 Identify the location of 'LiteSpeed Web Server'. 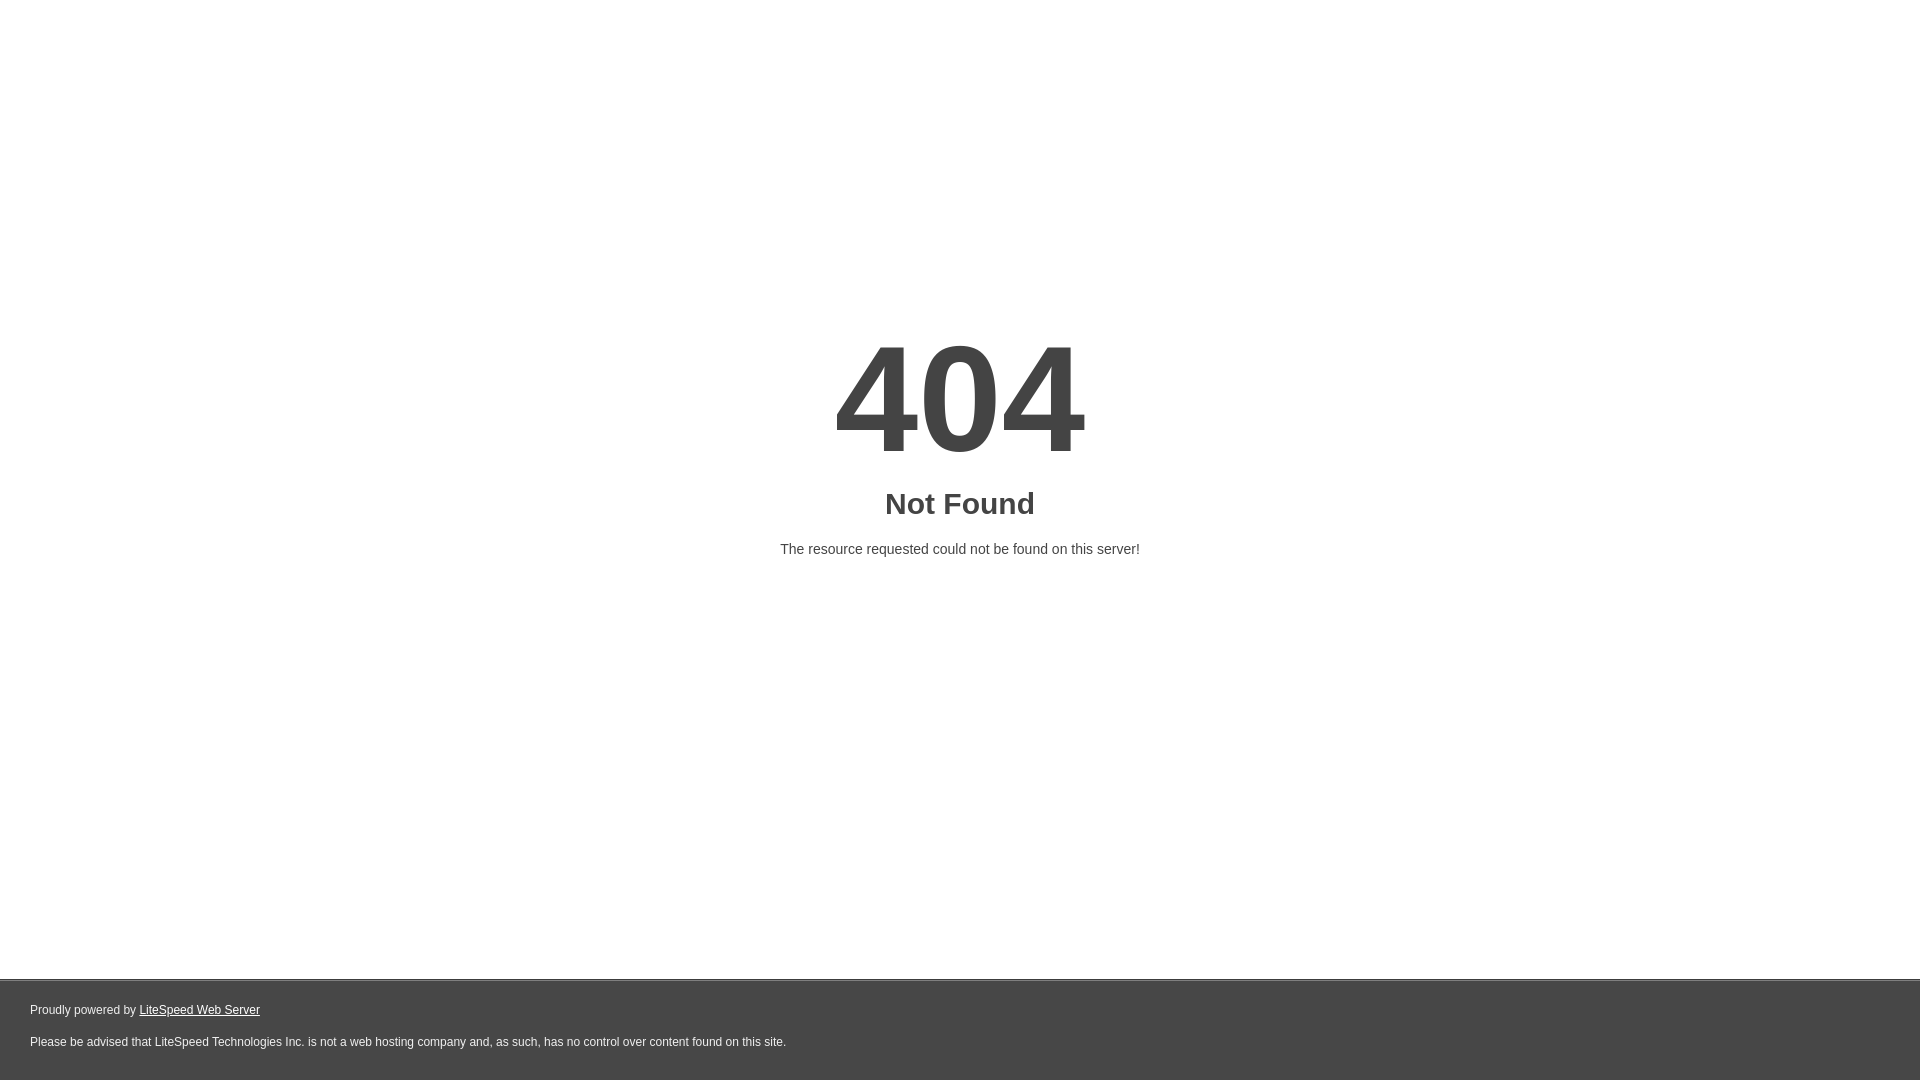
(199, 1010).